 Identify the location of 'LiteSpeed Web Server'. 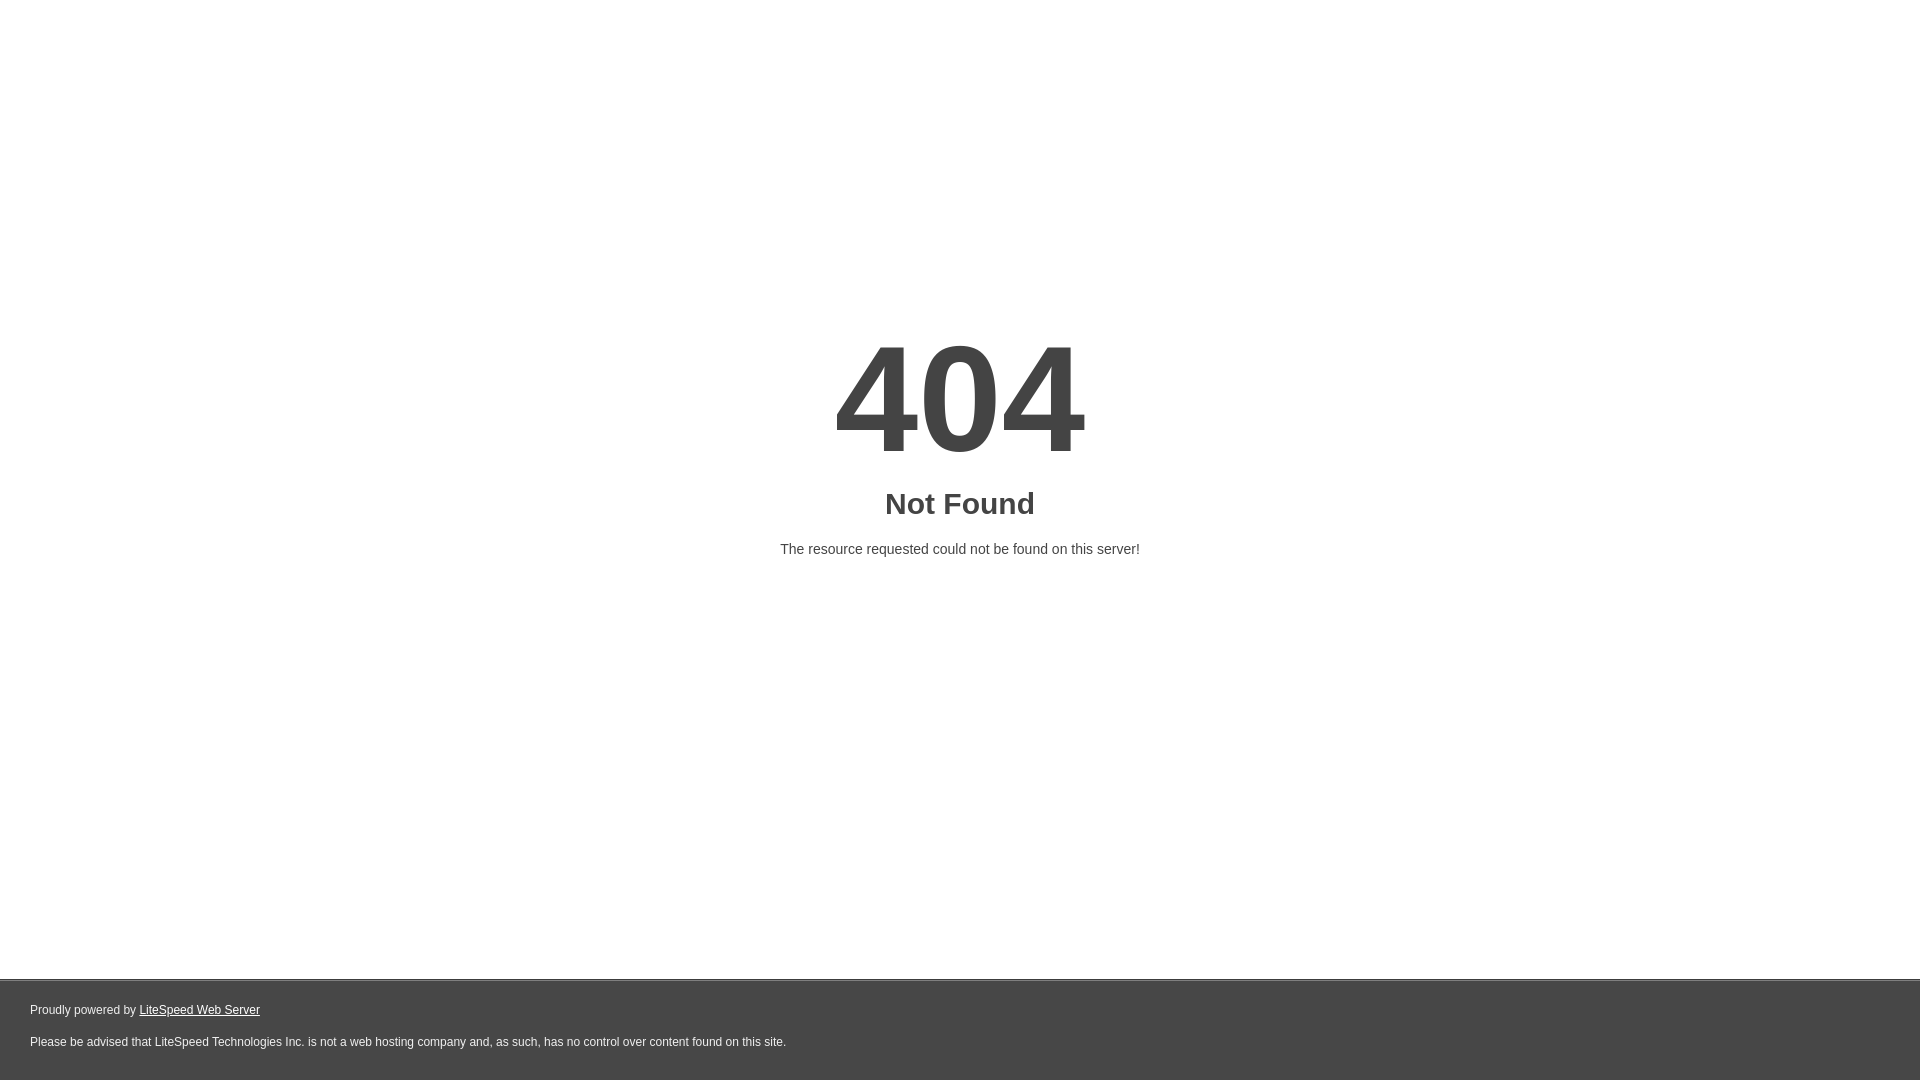
(199, 1010).